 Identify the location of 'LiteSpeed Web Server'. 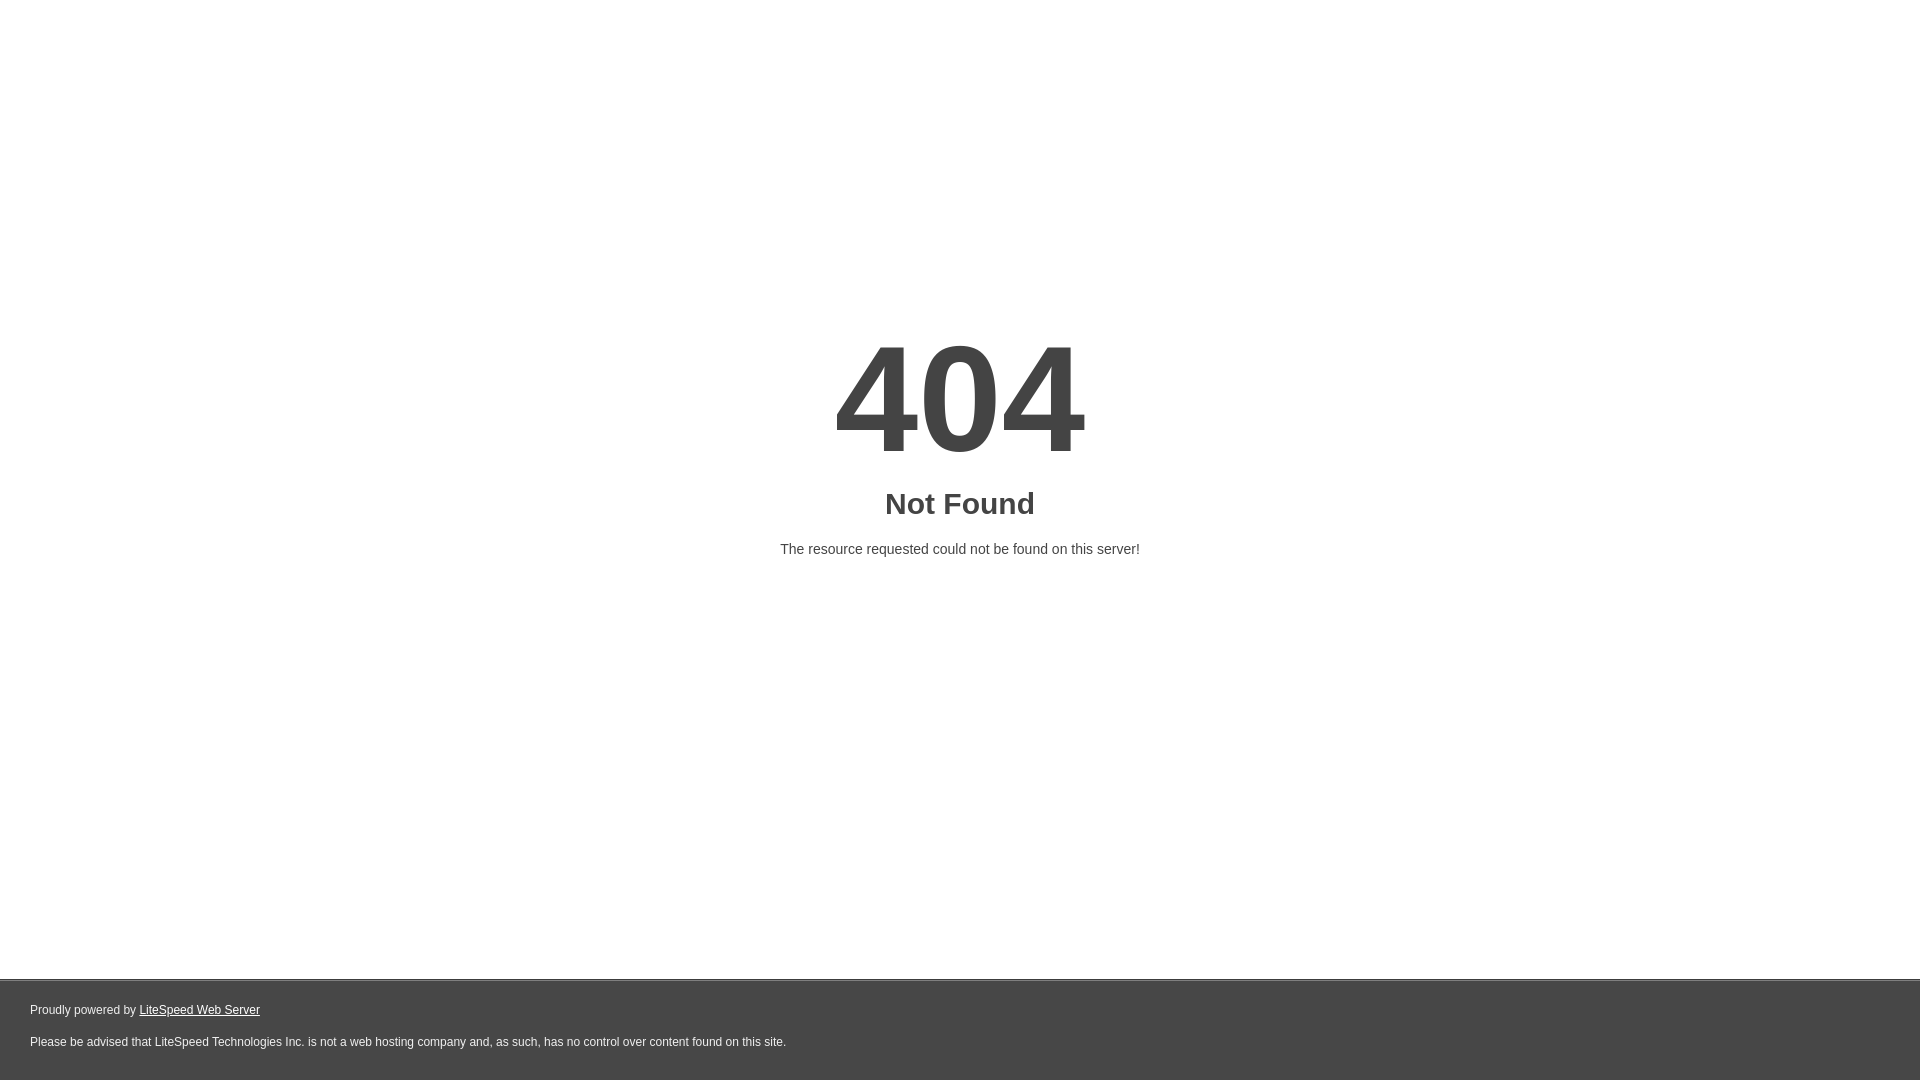
(199, 1010).